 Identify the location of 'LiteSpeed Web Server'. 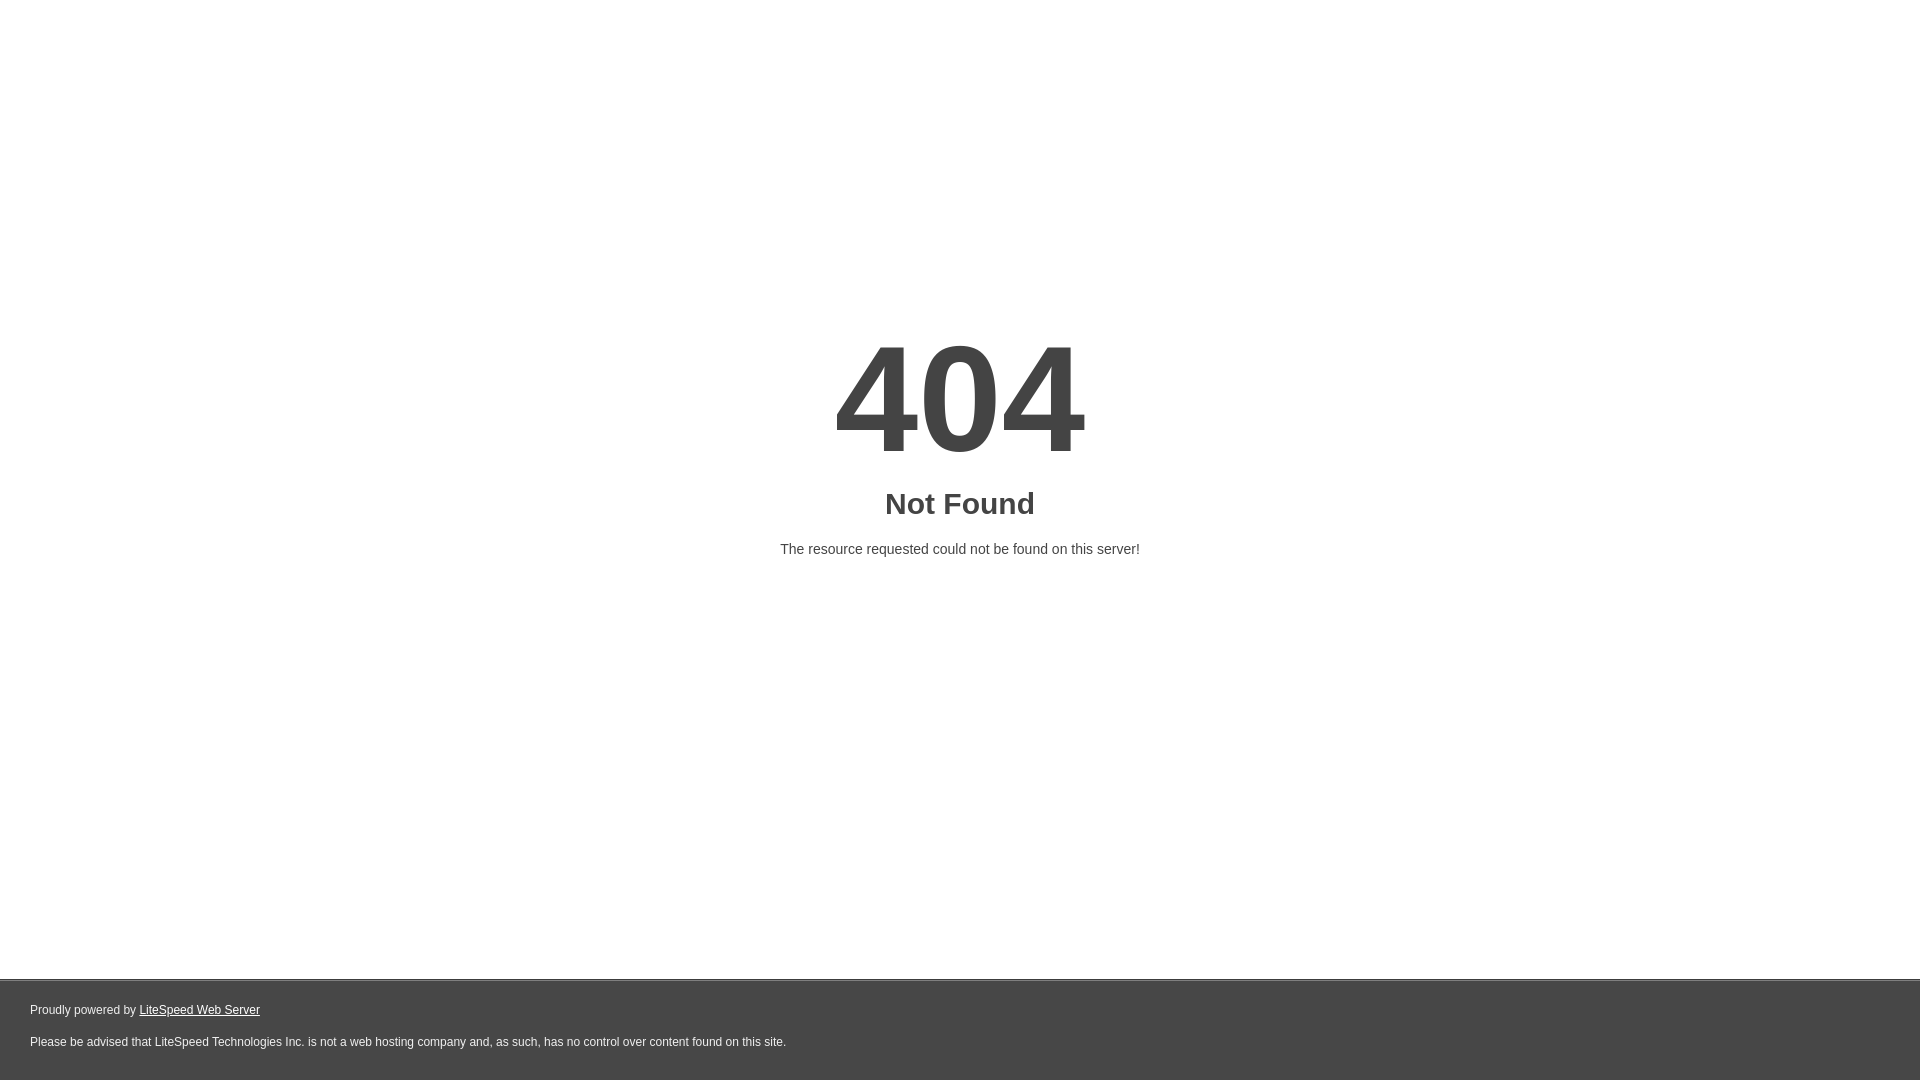
(199, 1010).